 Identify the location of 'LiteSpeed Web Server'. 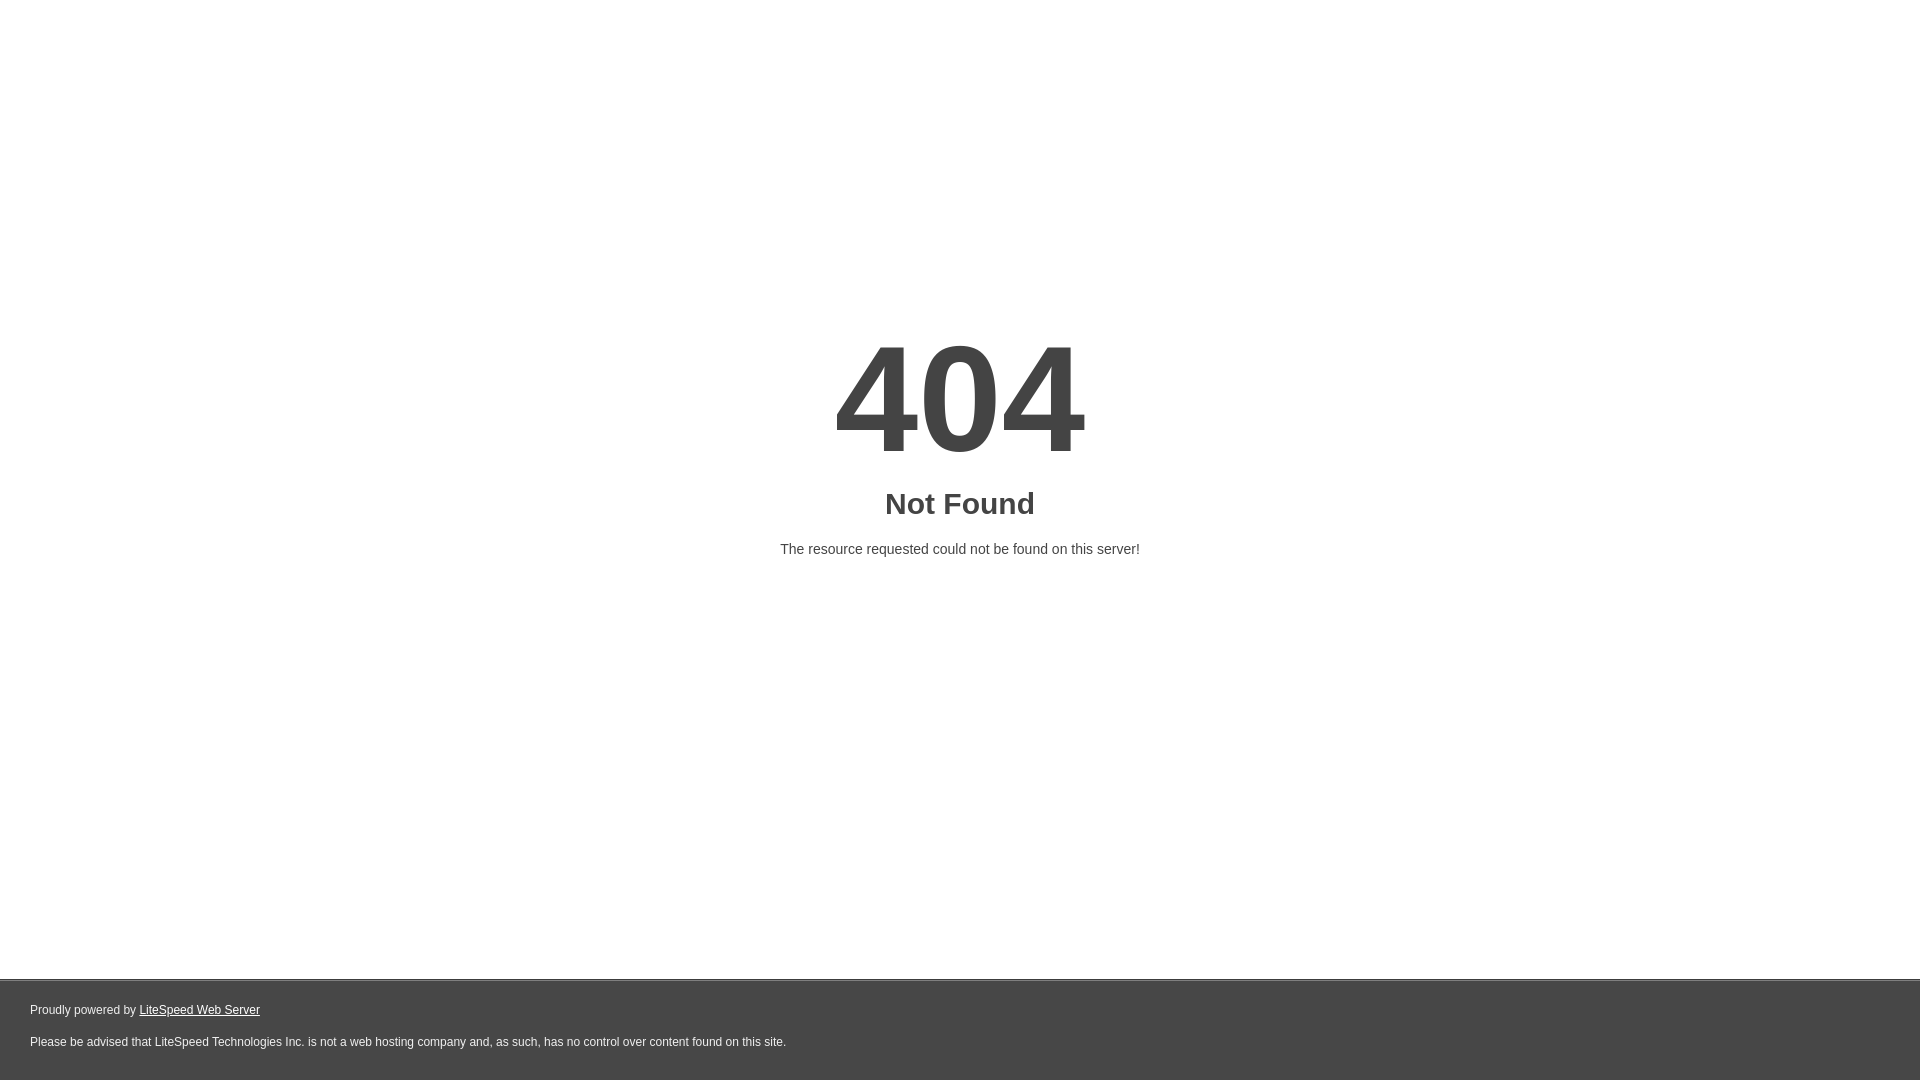
(199, 1010).